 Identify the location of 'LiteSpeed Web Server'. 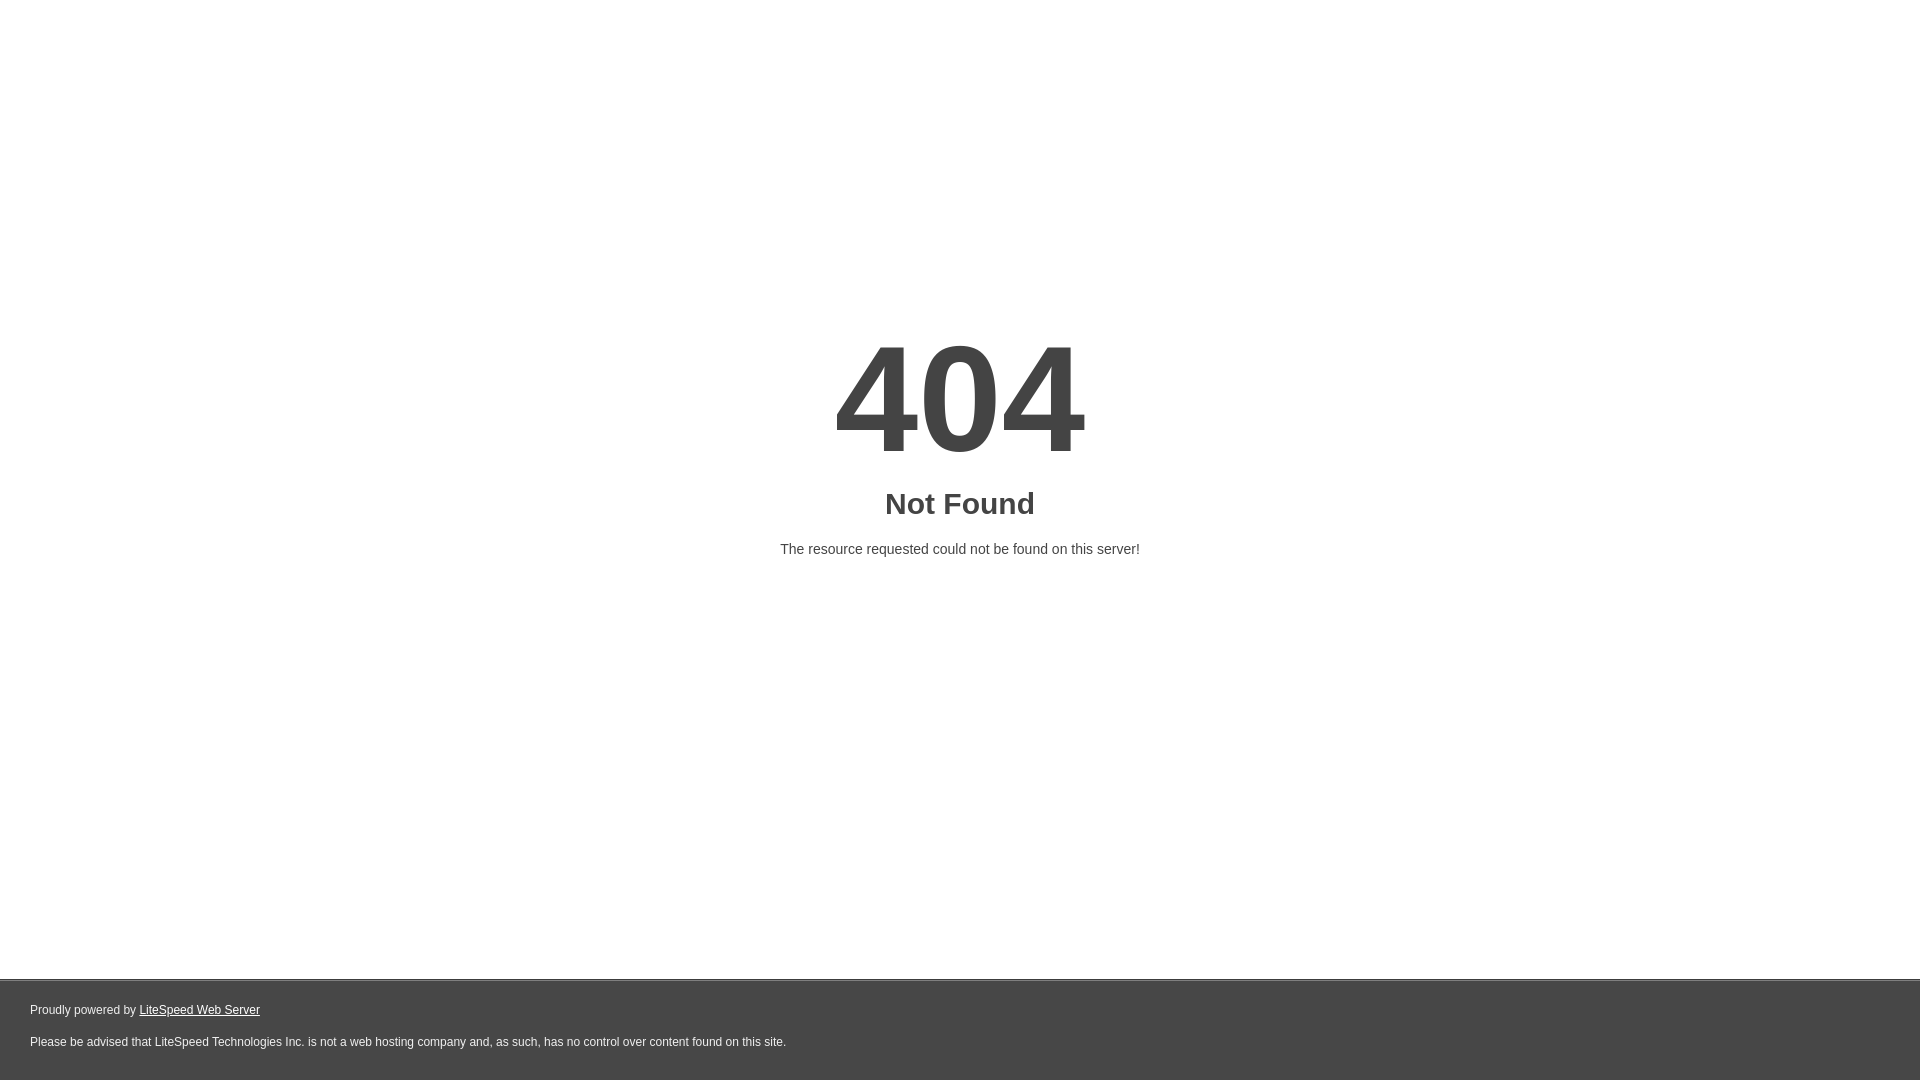
(199, 1010).